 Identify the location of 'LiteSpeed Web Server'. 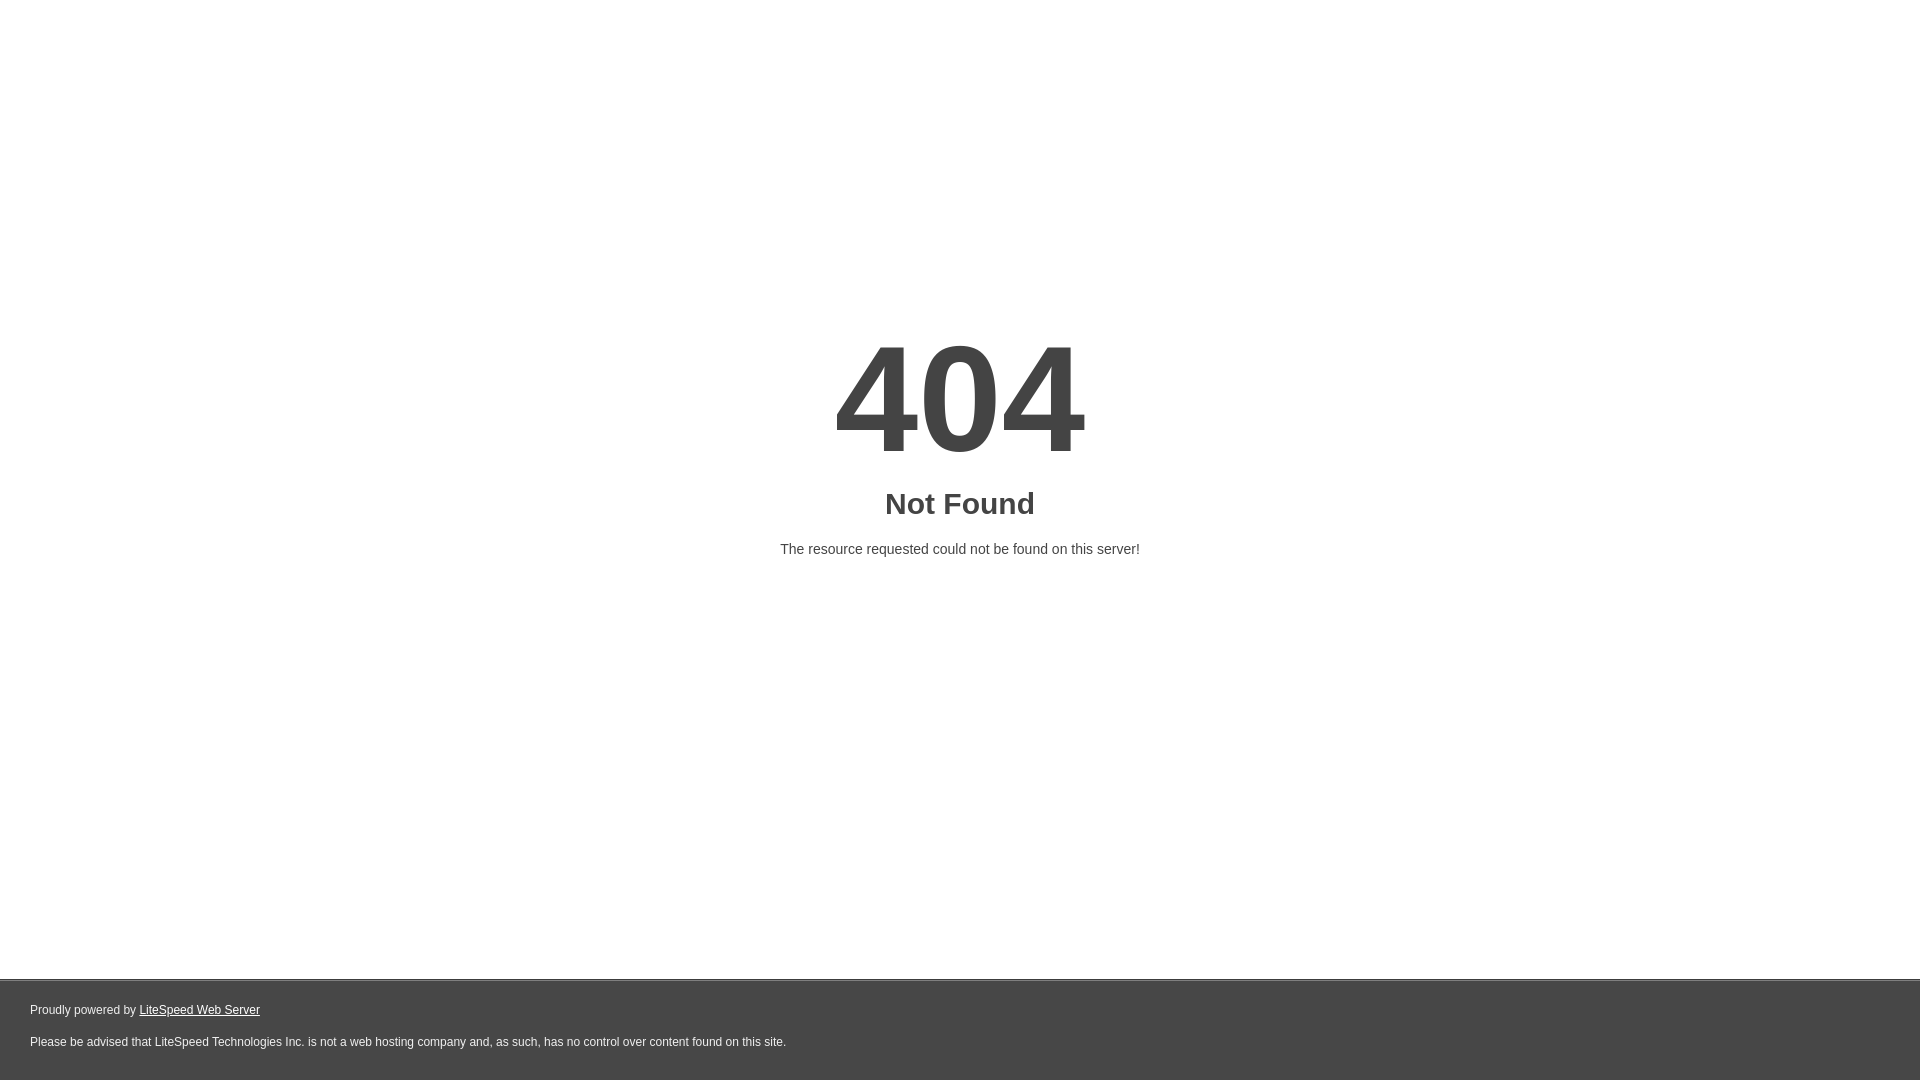
(199, 1010).